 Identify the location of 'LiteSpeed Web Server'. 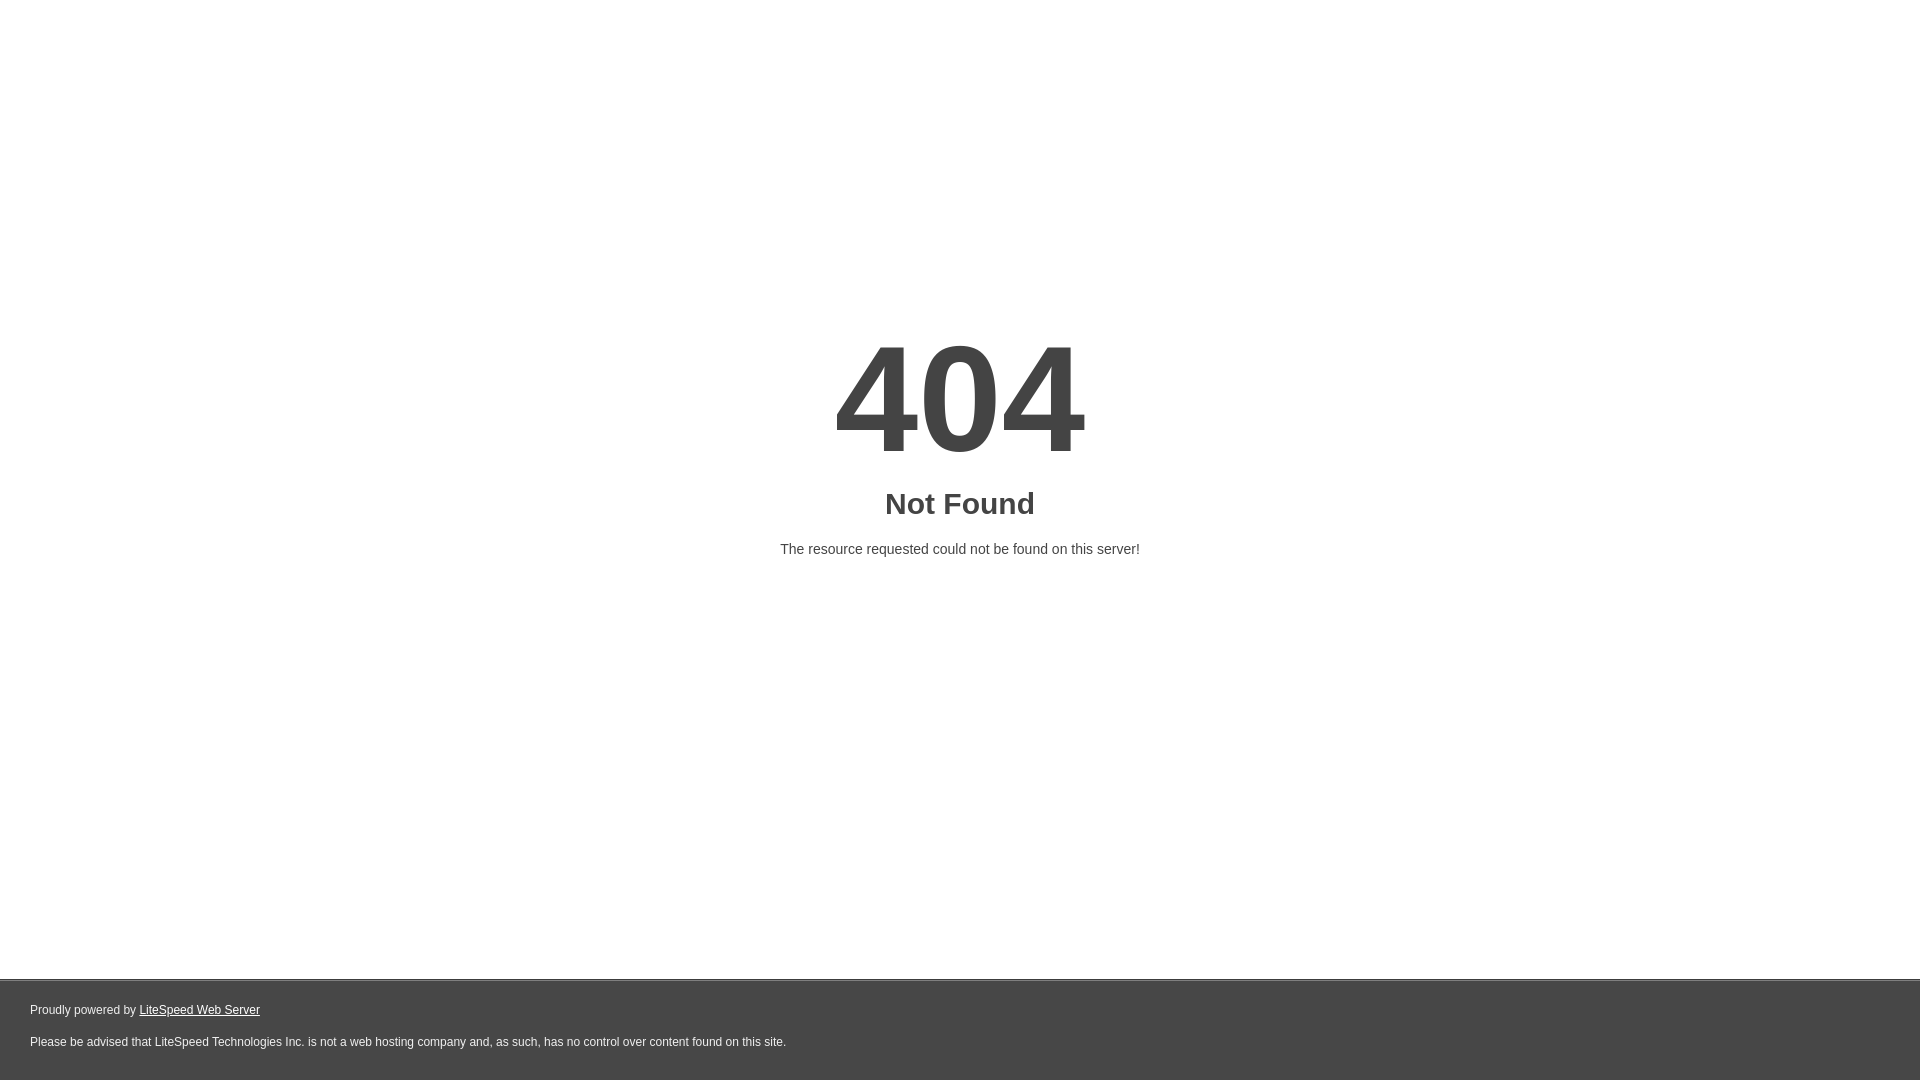
(199, 1010).